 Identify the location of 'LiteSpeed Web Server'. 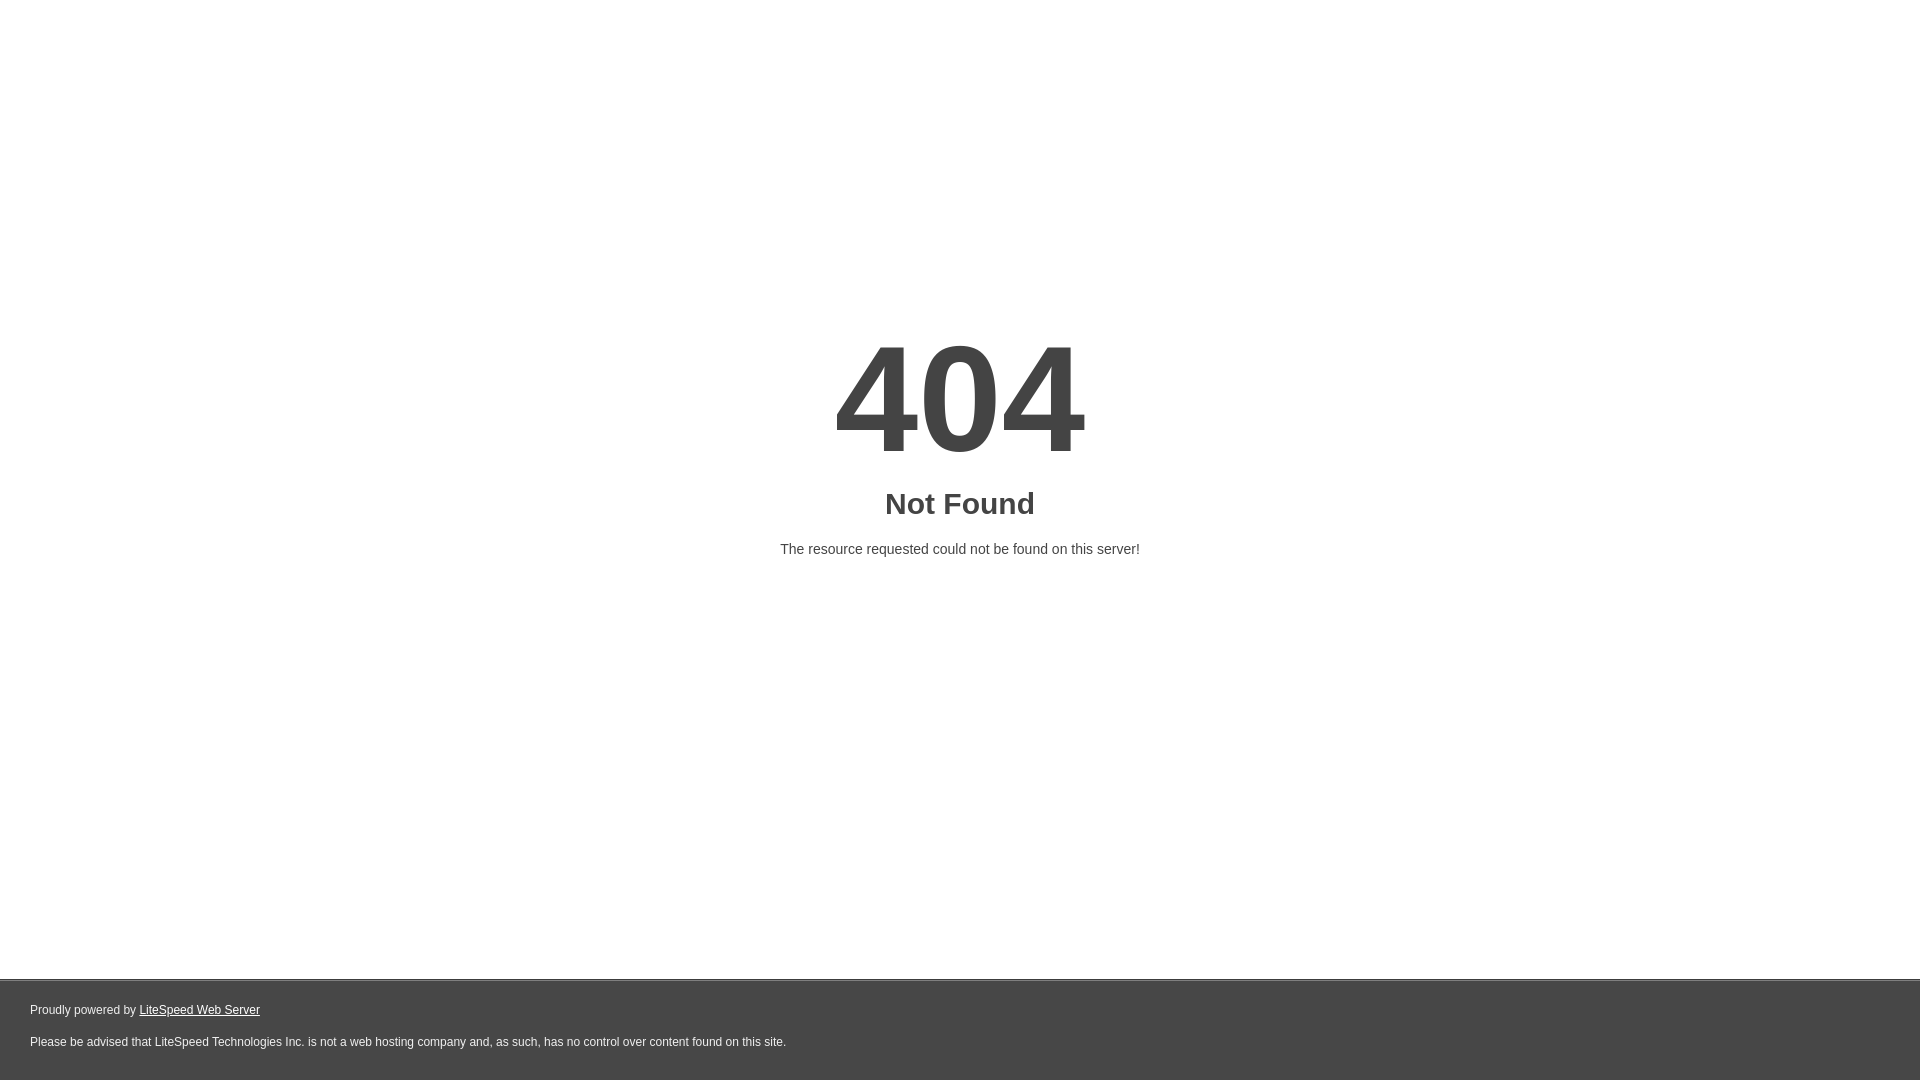
(199, 1010).